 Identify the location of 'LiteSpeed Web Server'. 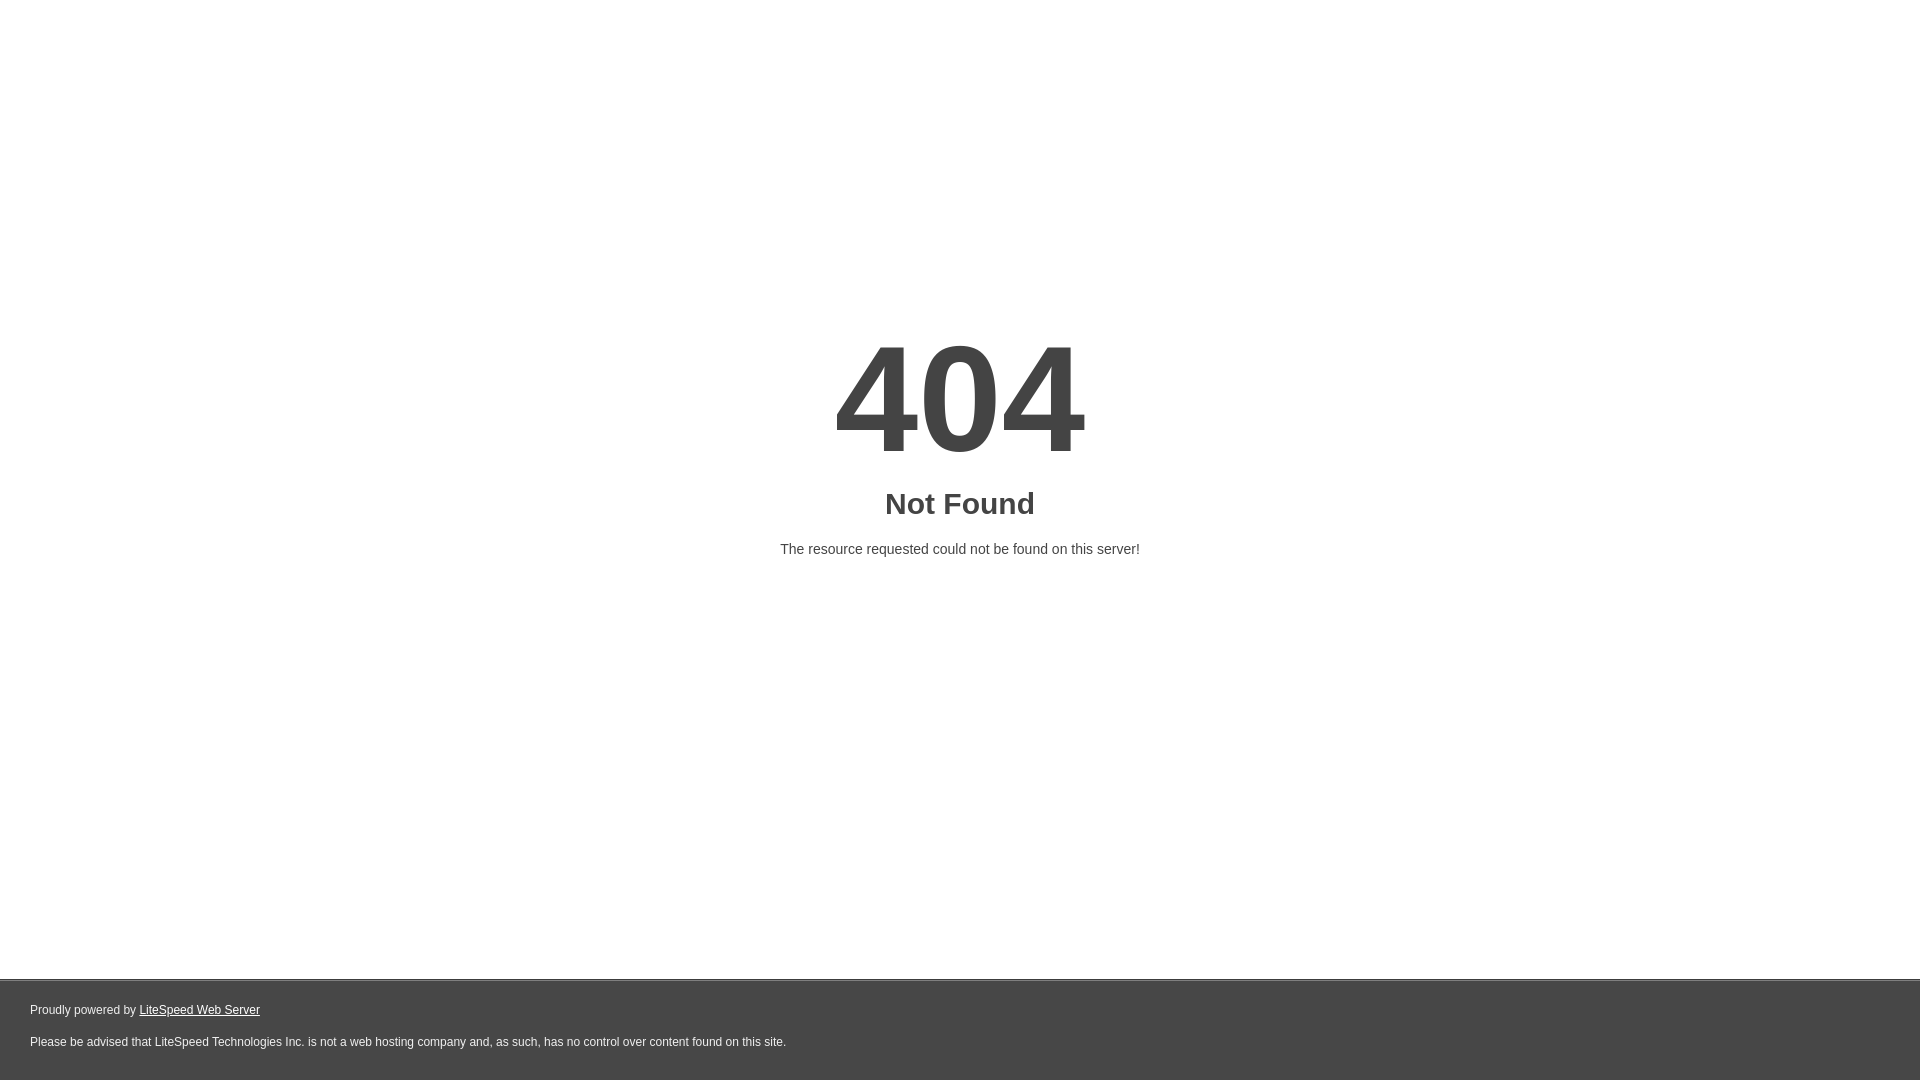
(199, 1010).